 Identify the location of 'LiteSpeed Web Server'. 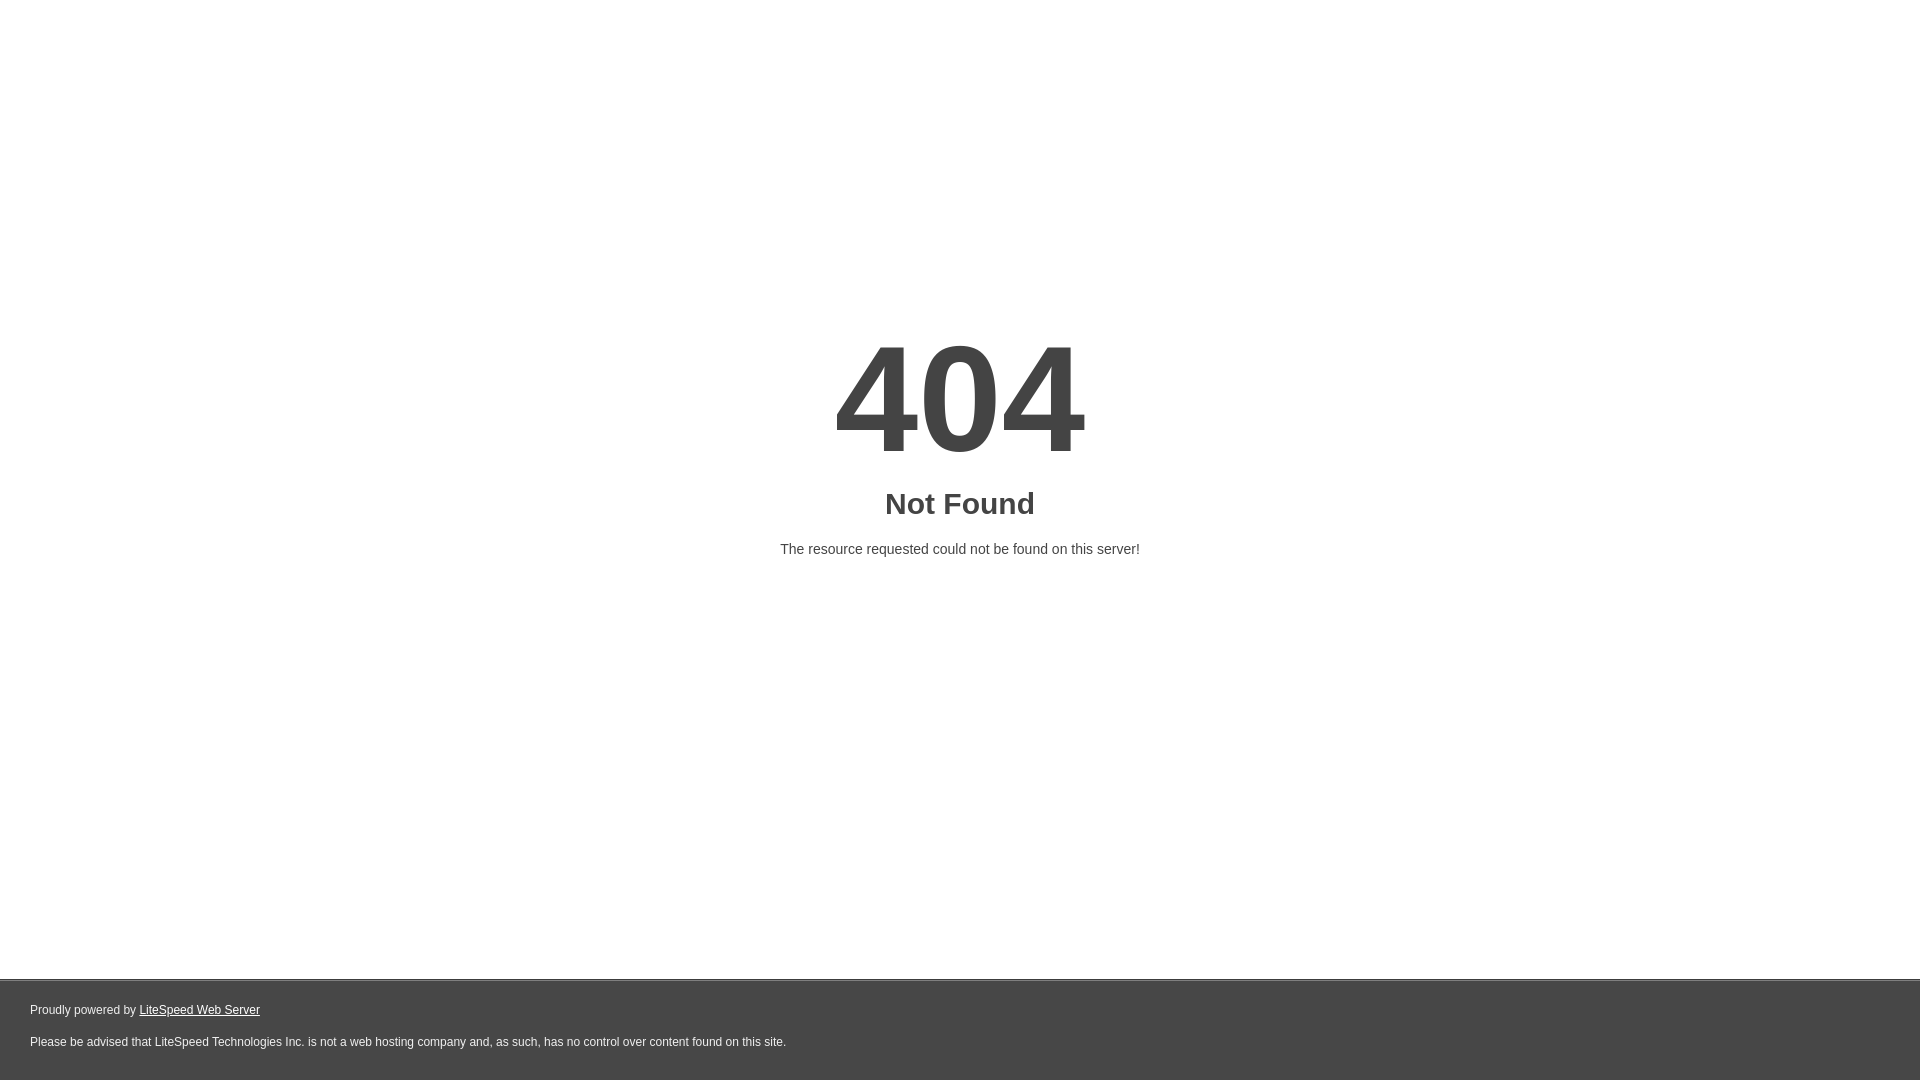
(199, 1010).